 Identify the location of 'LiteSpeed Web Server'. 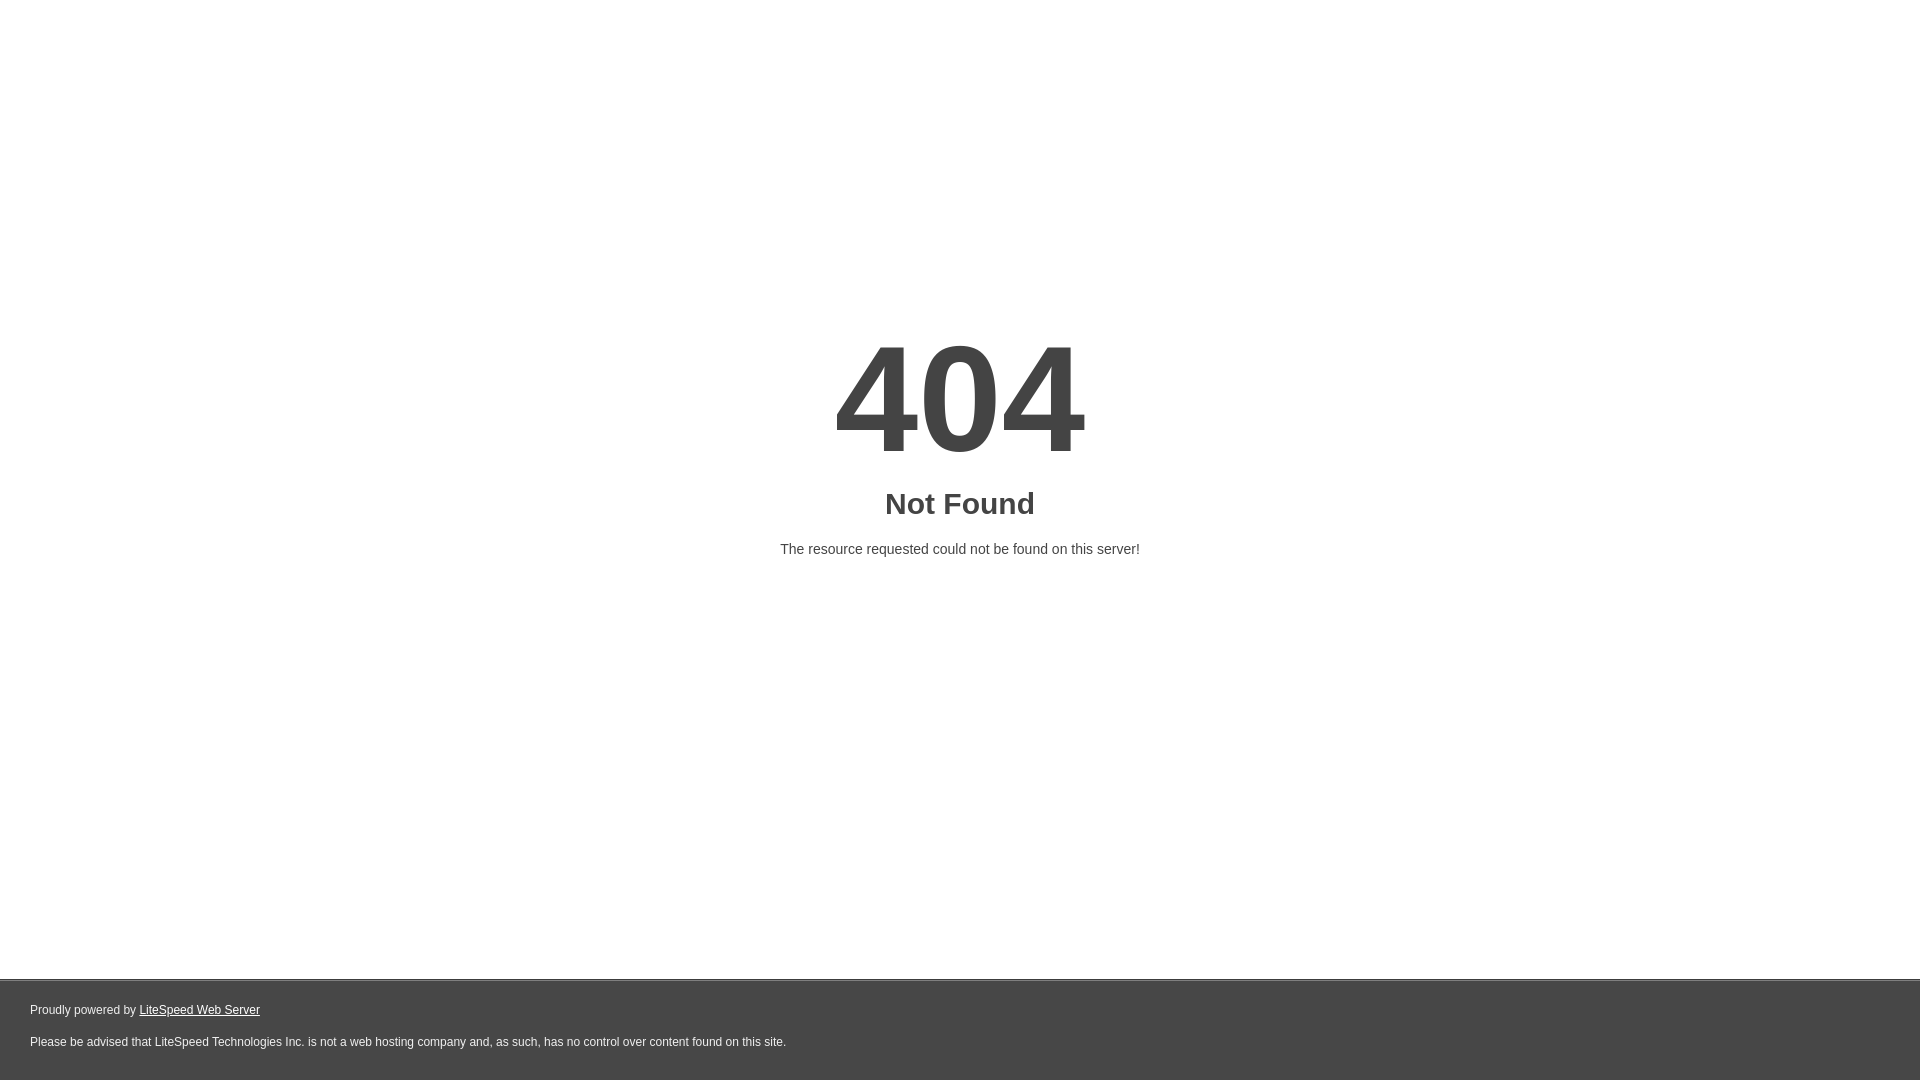
(199, 1010).